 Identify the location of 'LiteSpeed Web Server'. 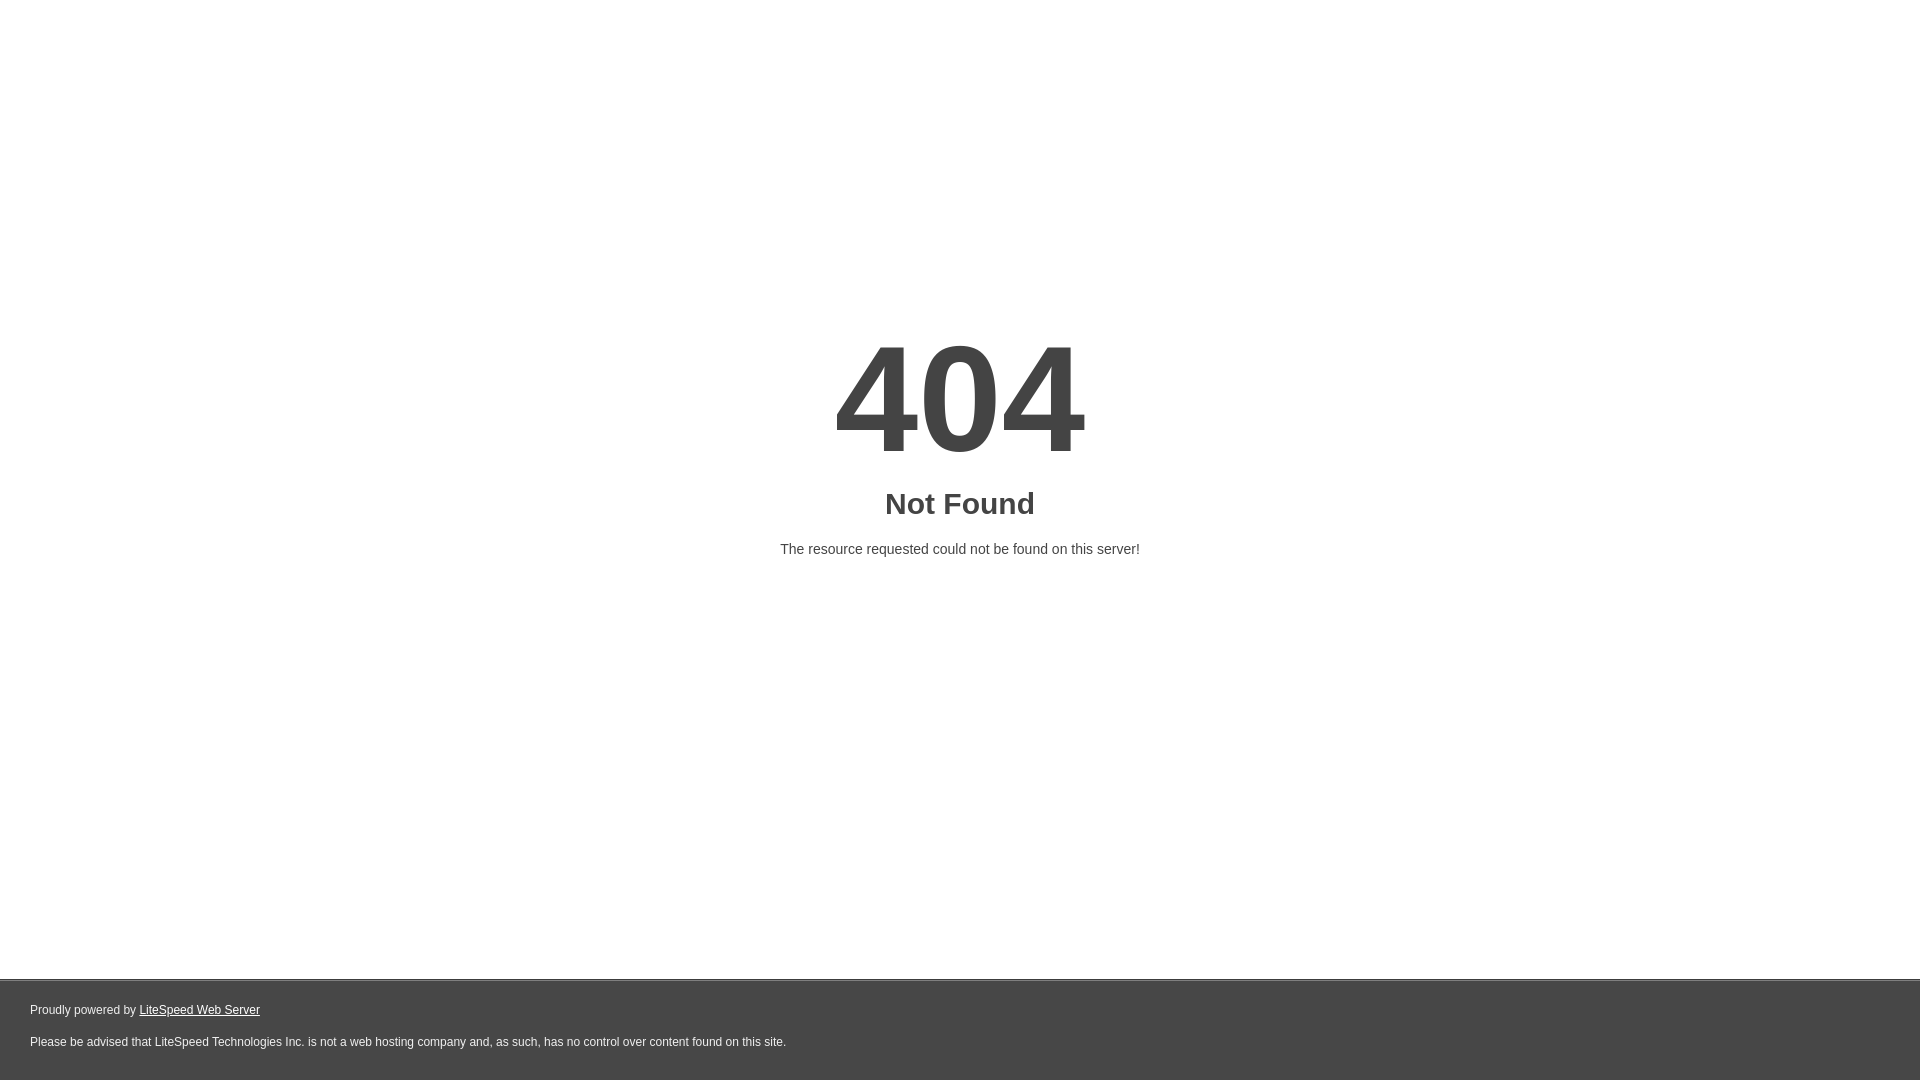
(199, 1010).